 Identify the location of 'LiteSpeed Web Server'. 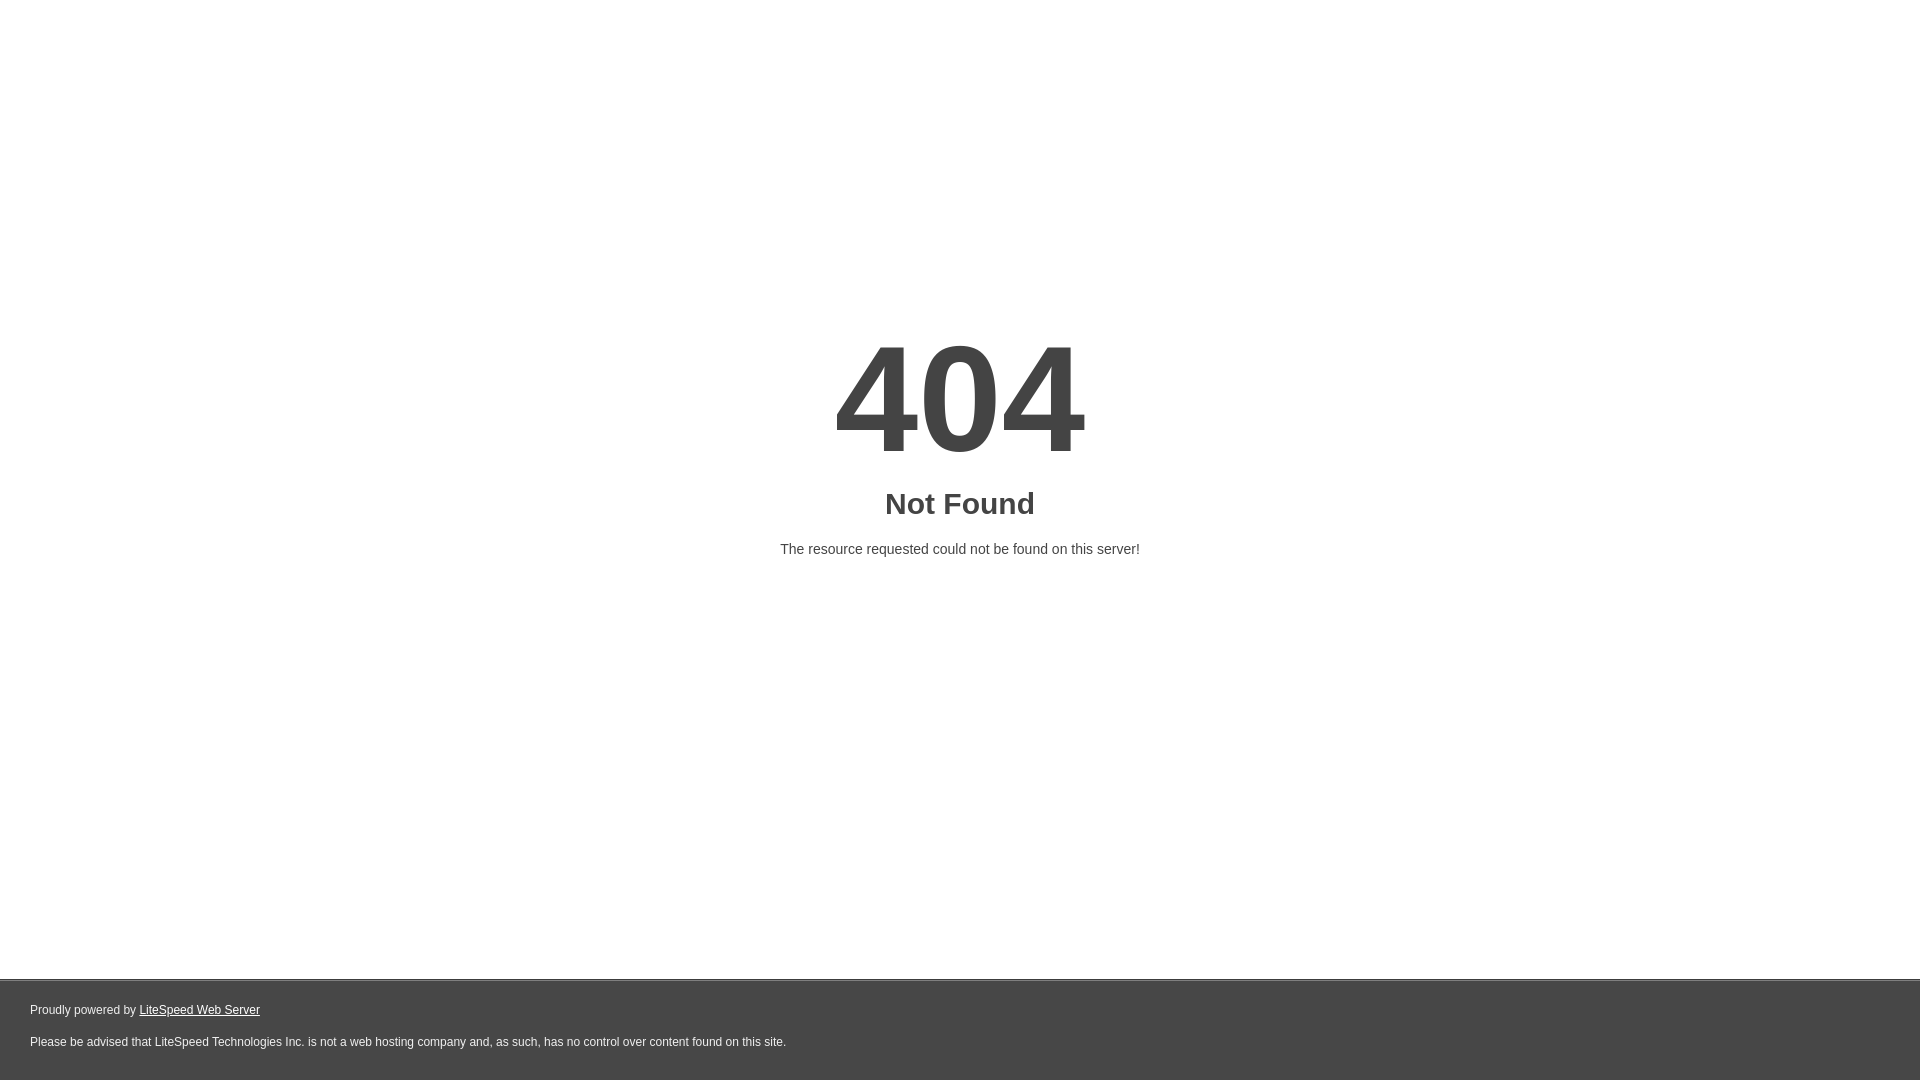
(199, 1010).